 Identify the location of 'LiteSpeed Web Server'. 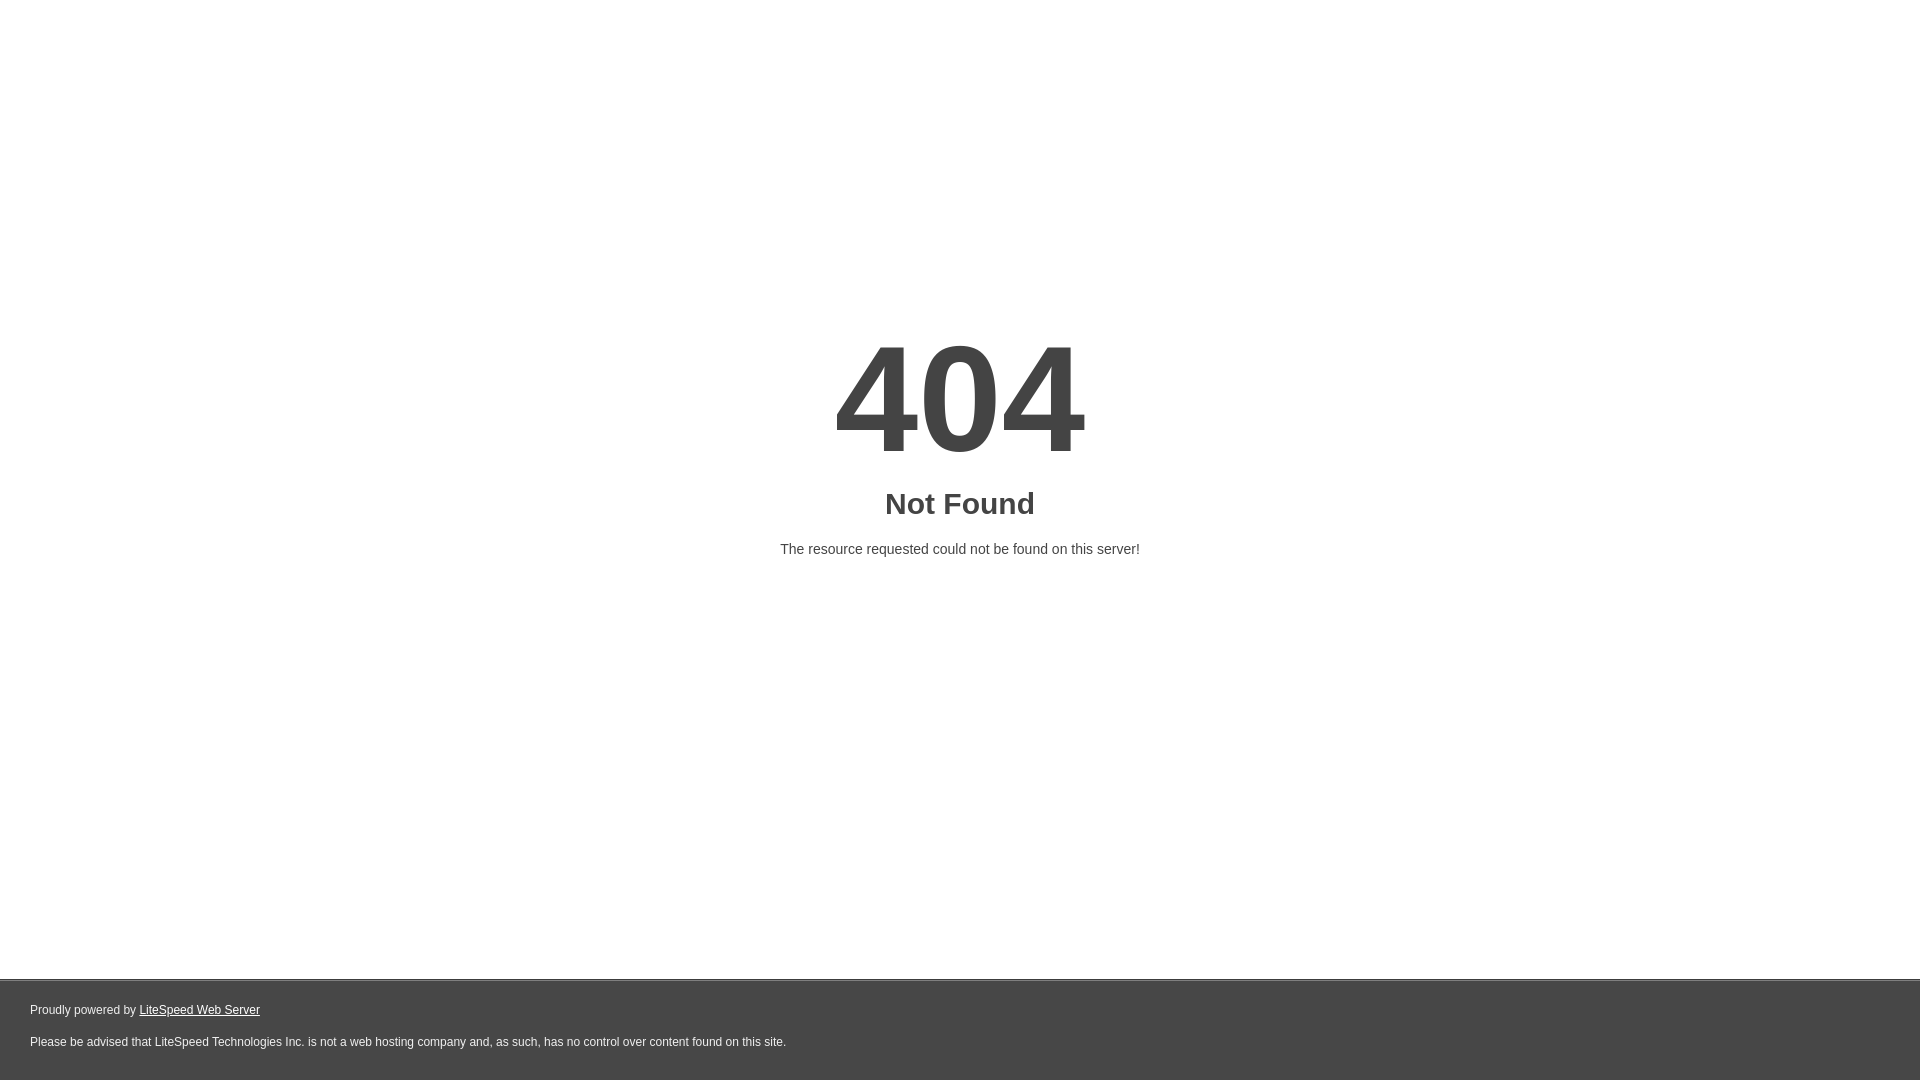
(199, 1010).